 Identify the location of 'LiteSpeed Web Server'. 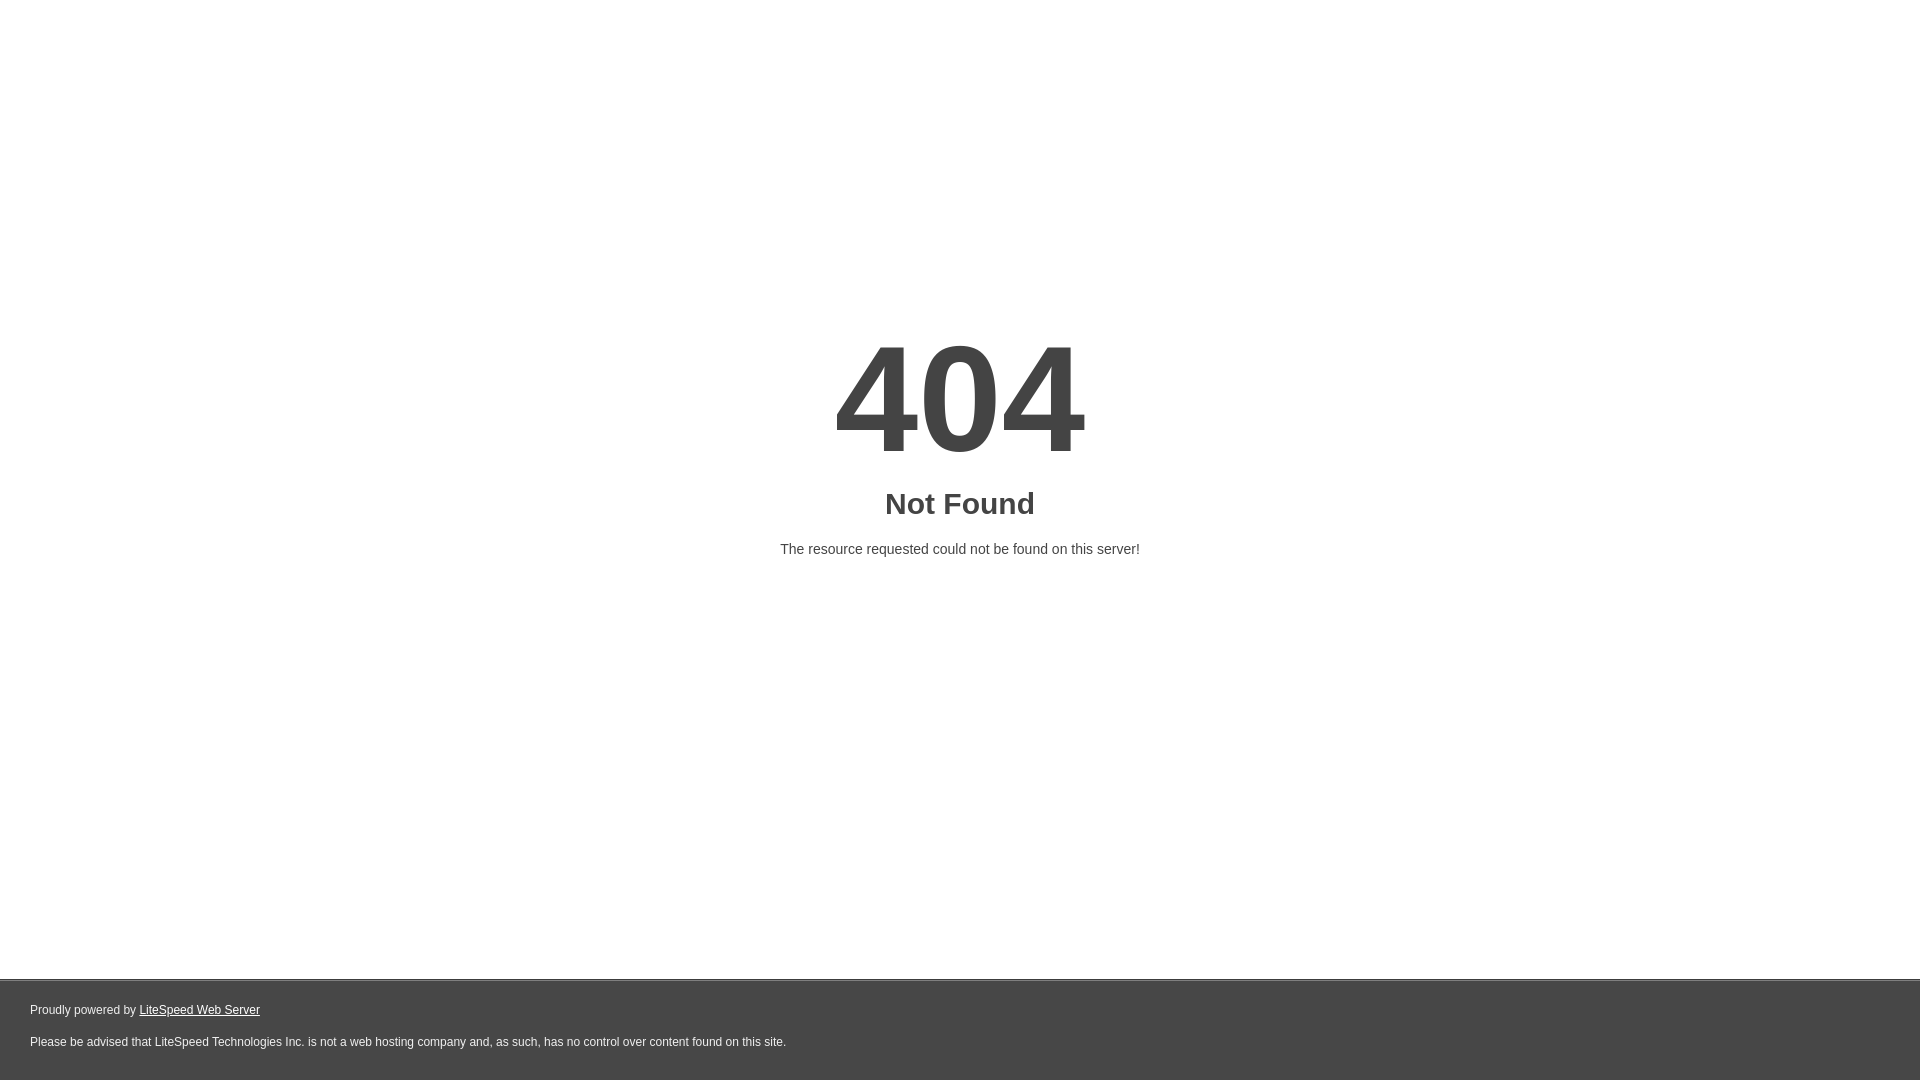
(199, 1010).